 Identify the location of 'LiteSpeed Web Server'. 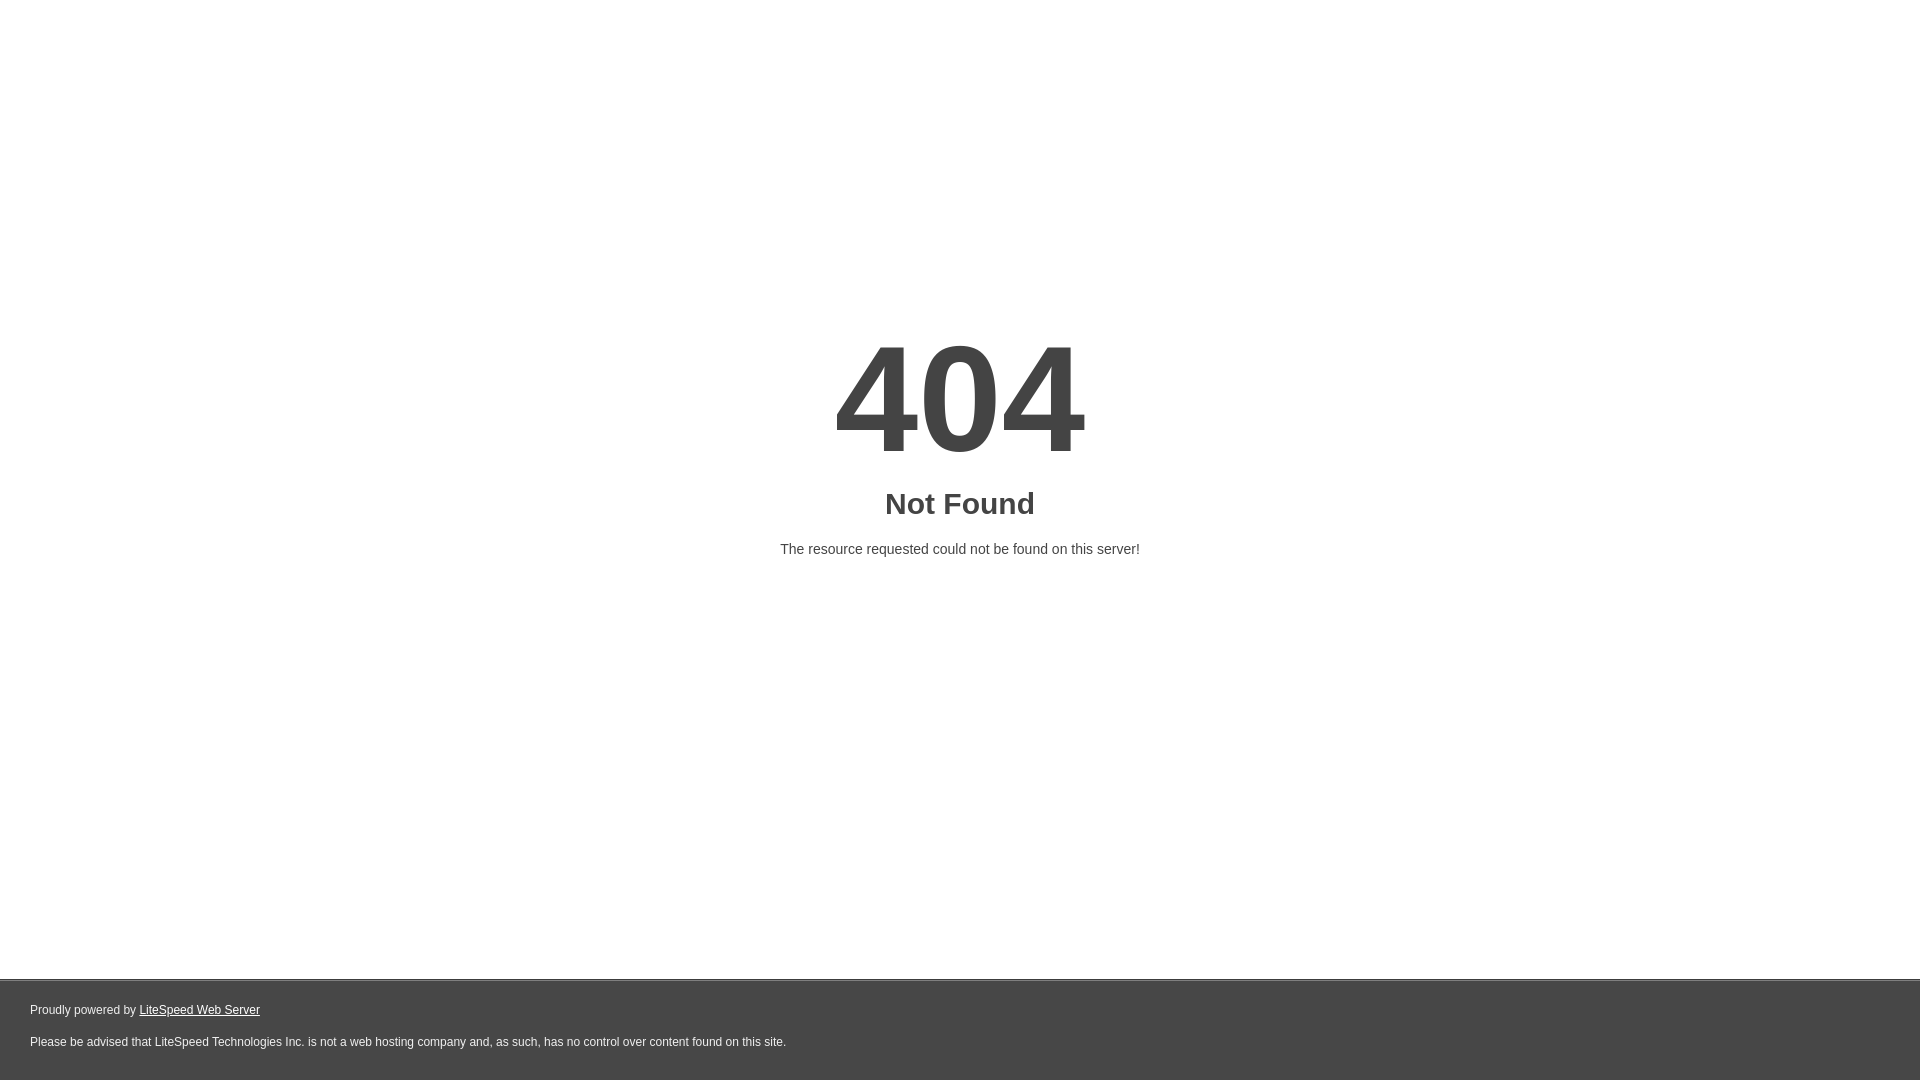
(199, 1010).